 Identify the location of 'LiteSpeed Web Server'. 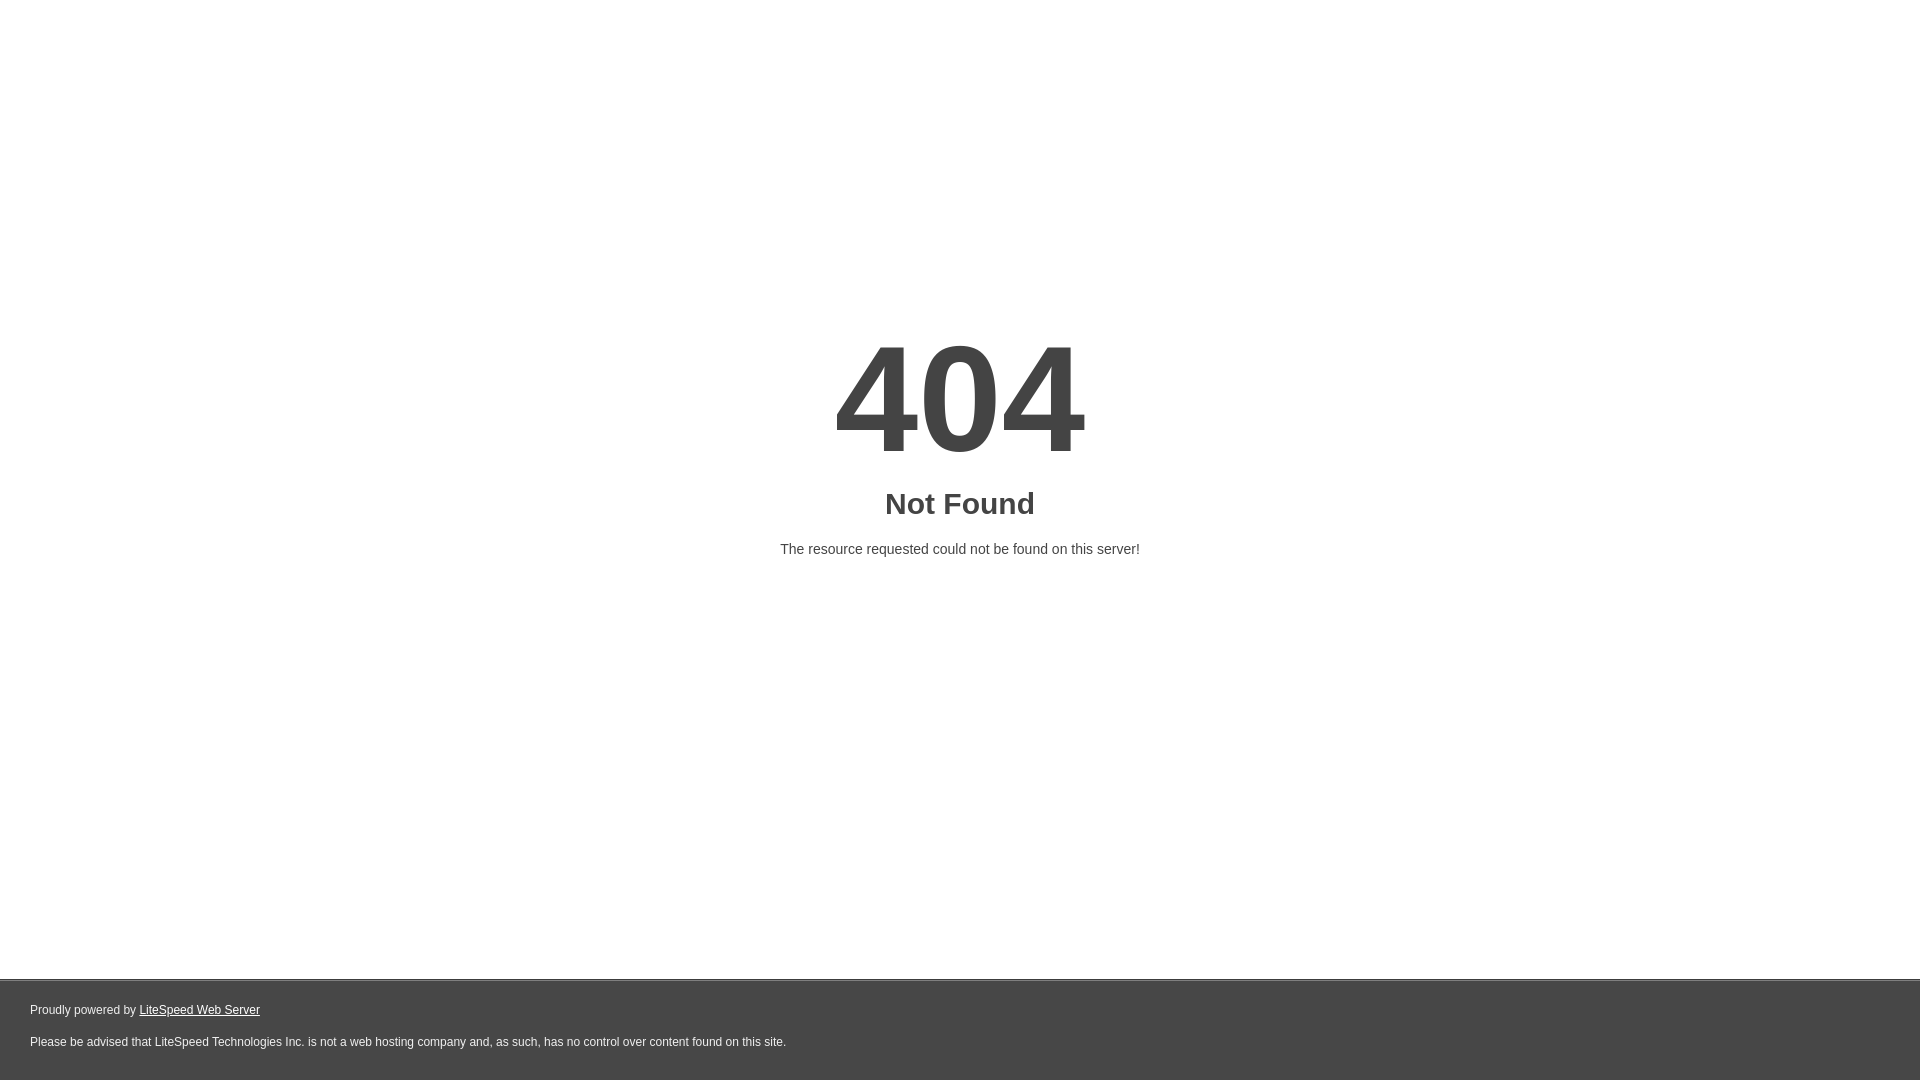
(199, 1010).